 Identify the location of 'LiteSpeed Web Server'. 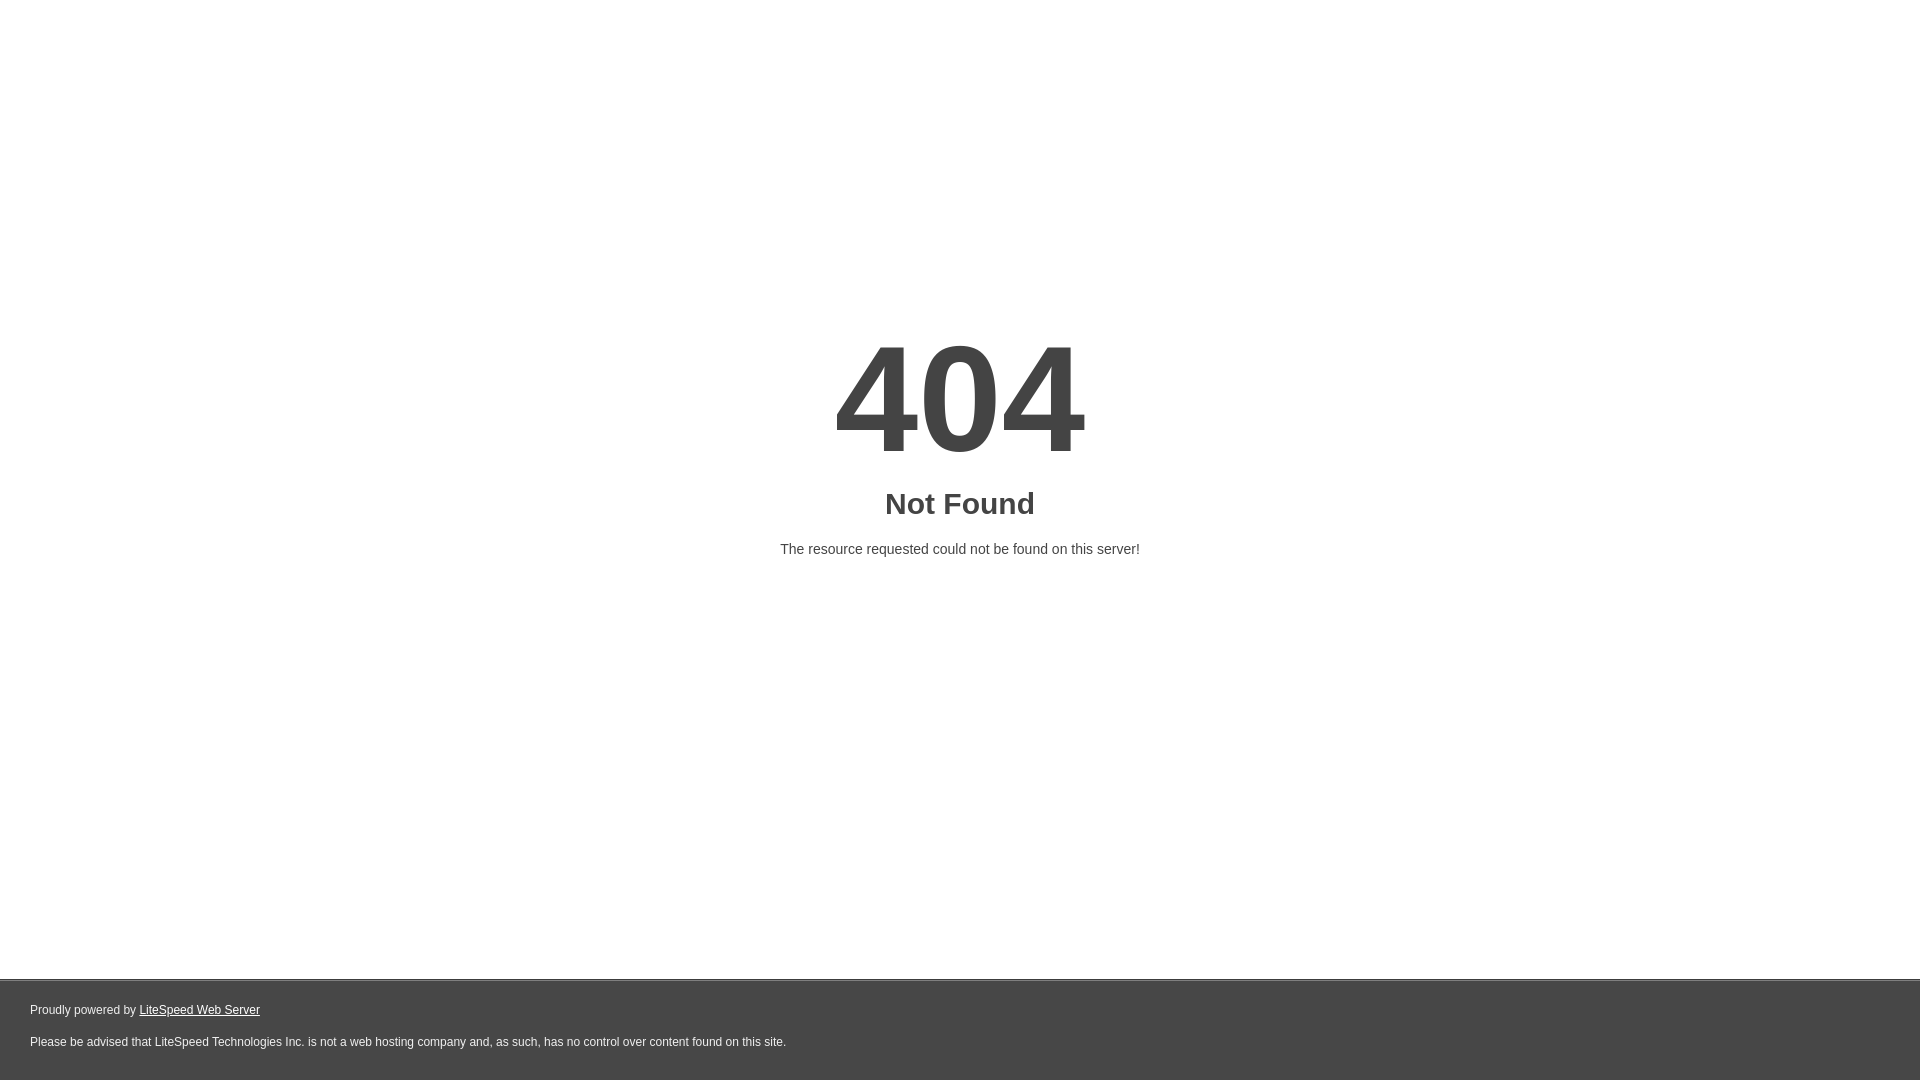
(199, 1010).